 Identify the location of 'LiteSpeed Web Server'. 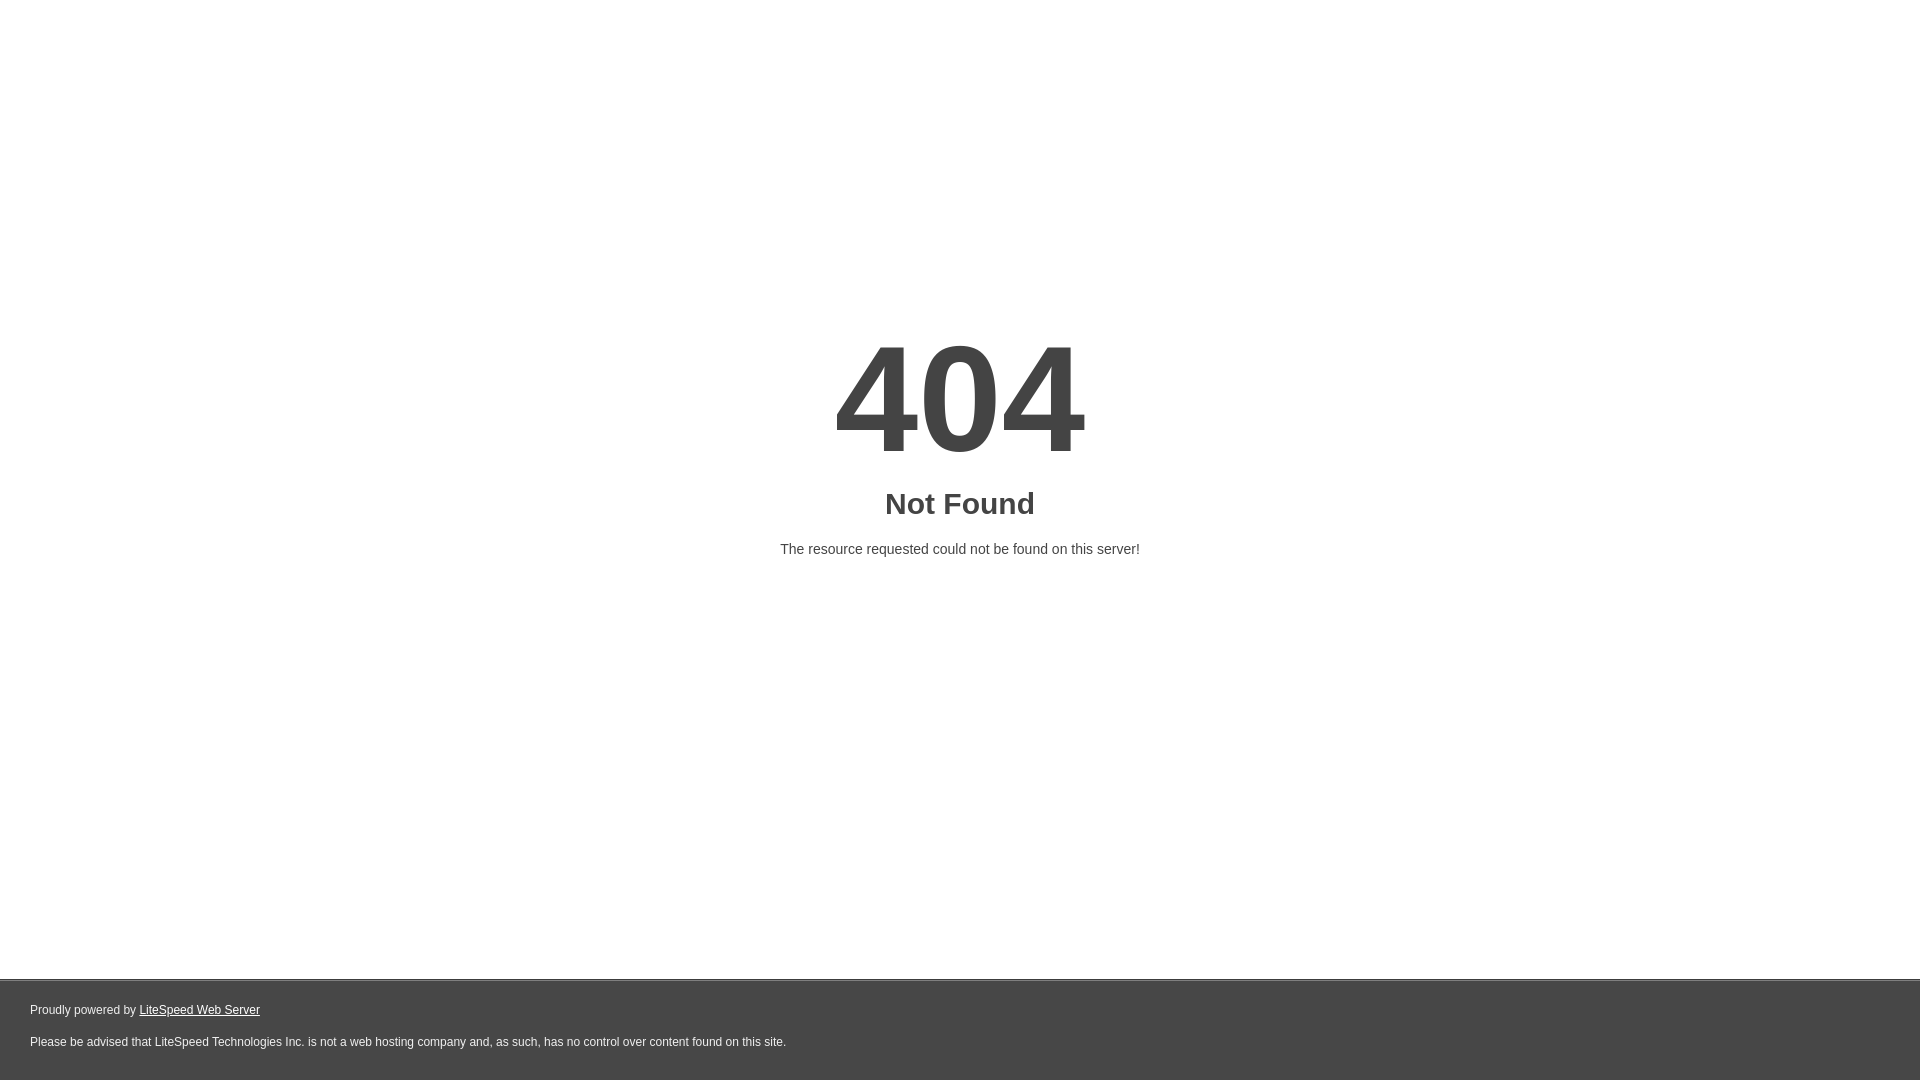
(199, 1010).